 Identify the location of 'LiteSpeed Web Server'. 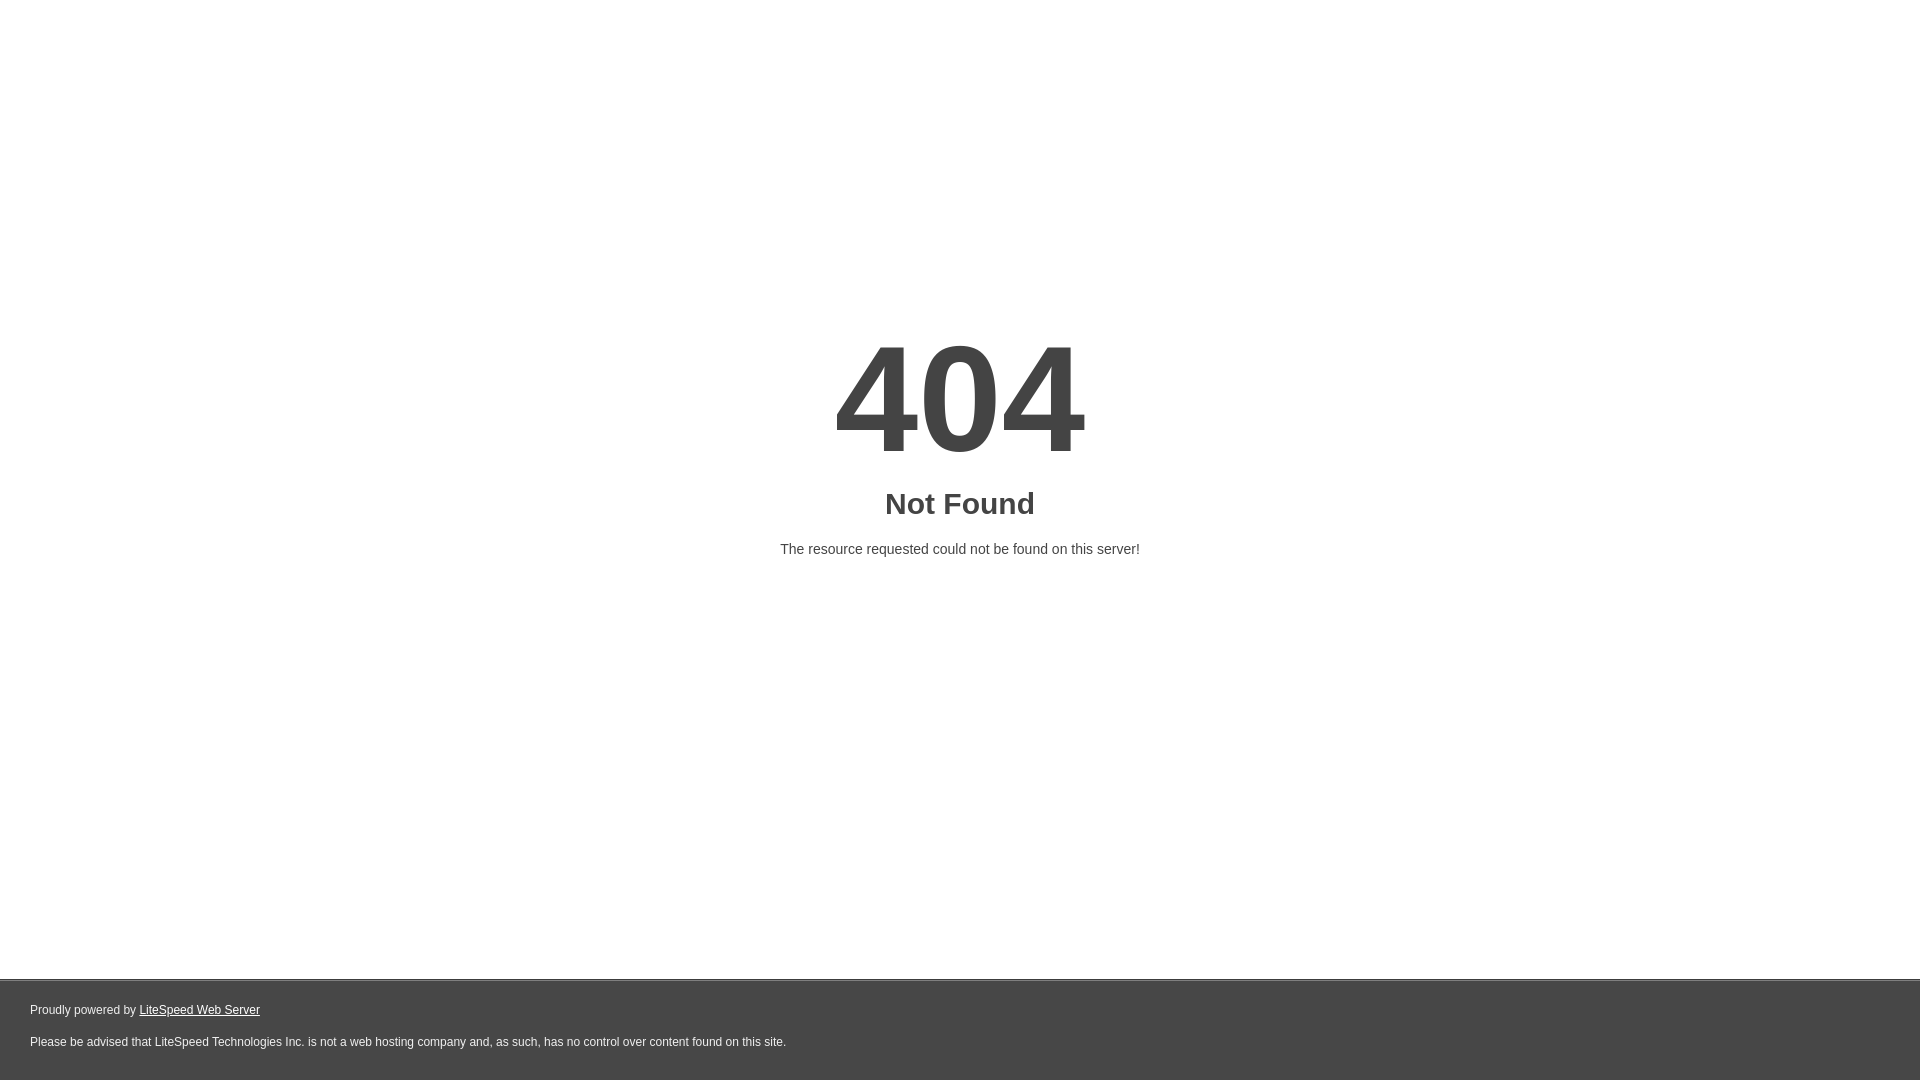
(199, 1010).